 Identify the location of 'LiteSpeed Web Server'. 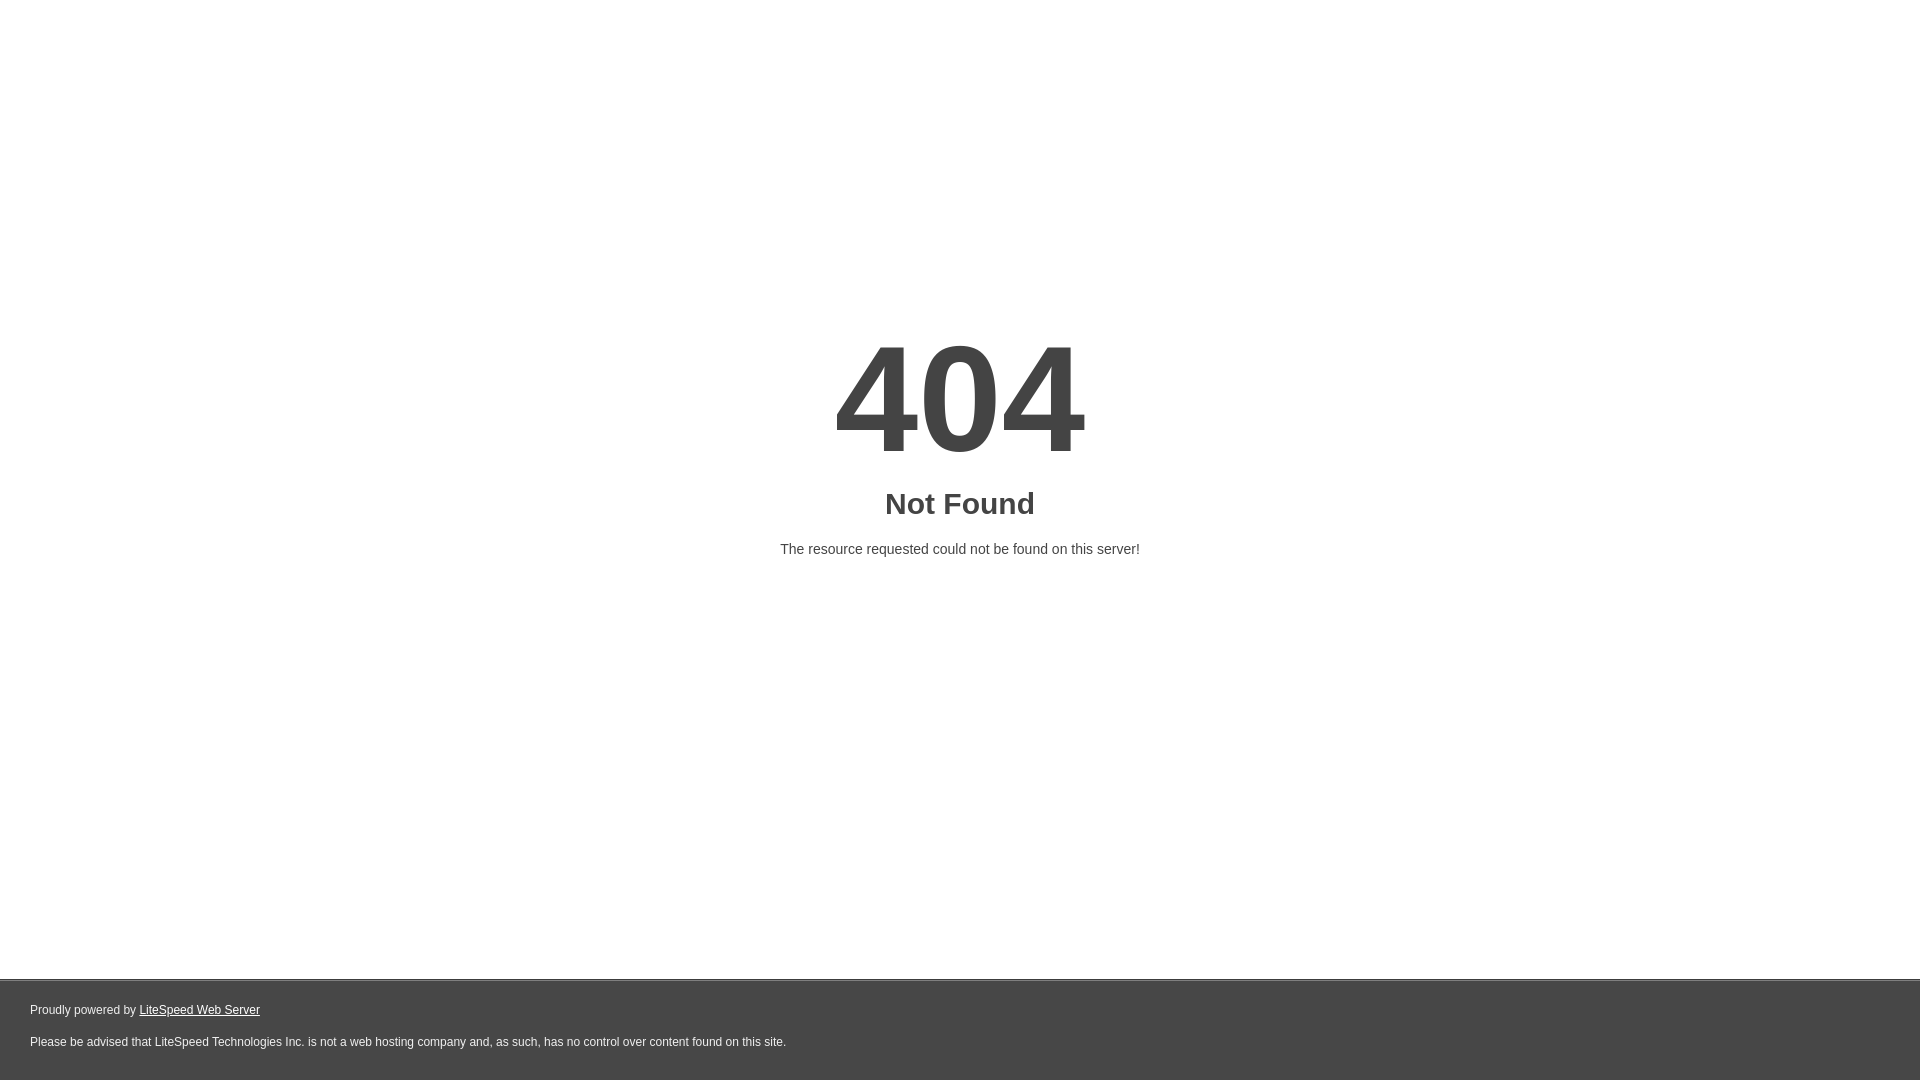
(199, 1010).